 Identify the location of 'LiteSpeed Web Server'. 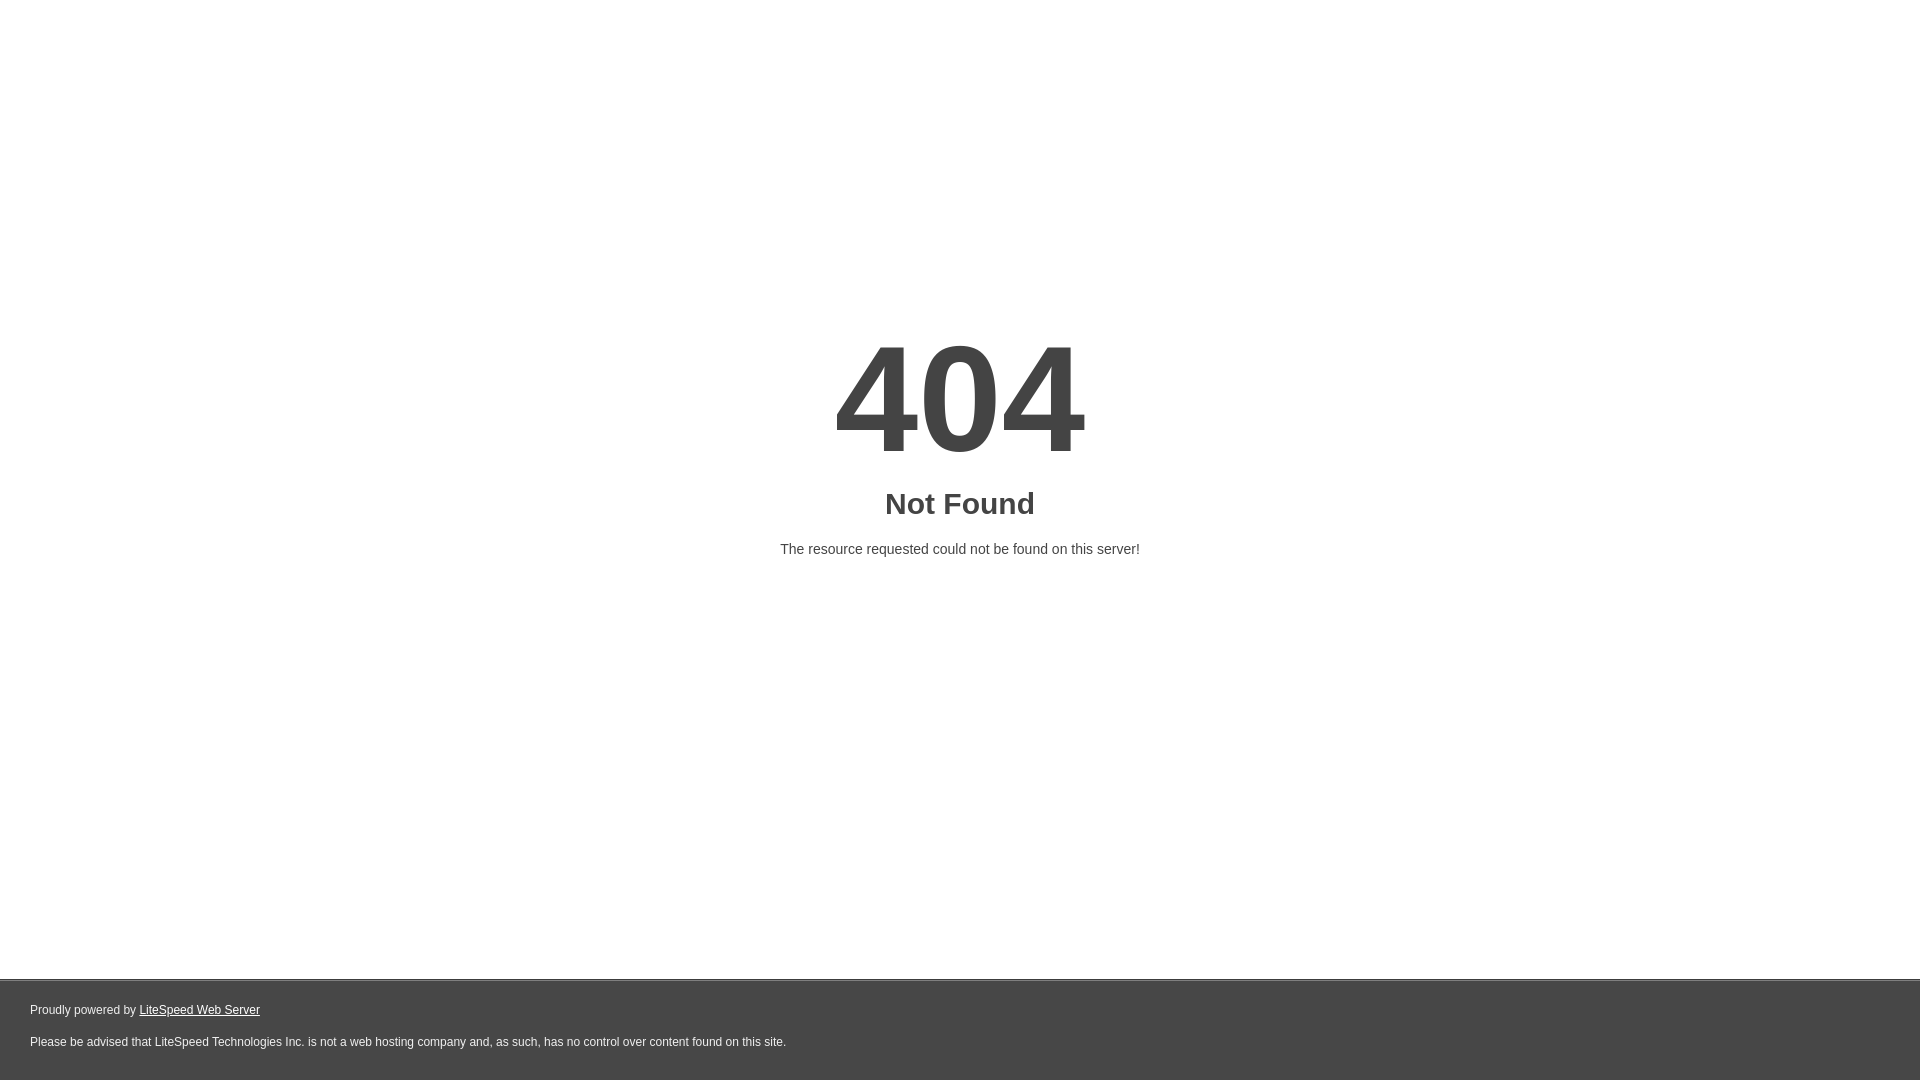
(199, 1010).